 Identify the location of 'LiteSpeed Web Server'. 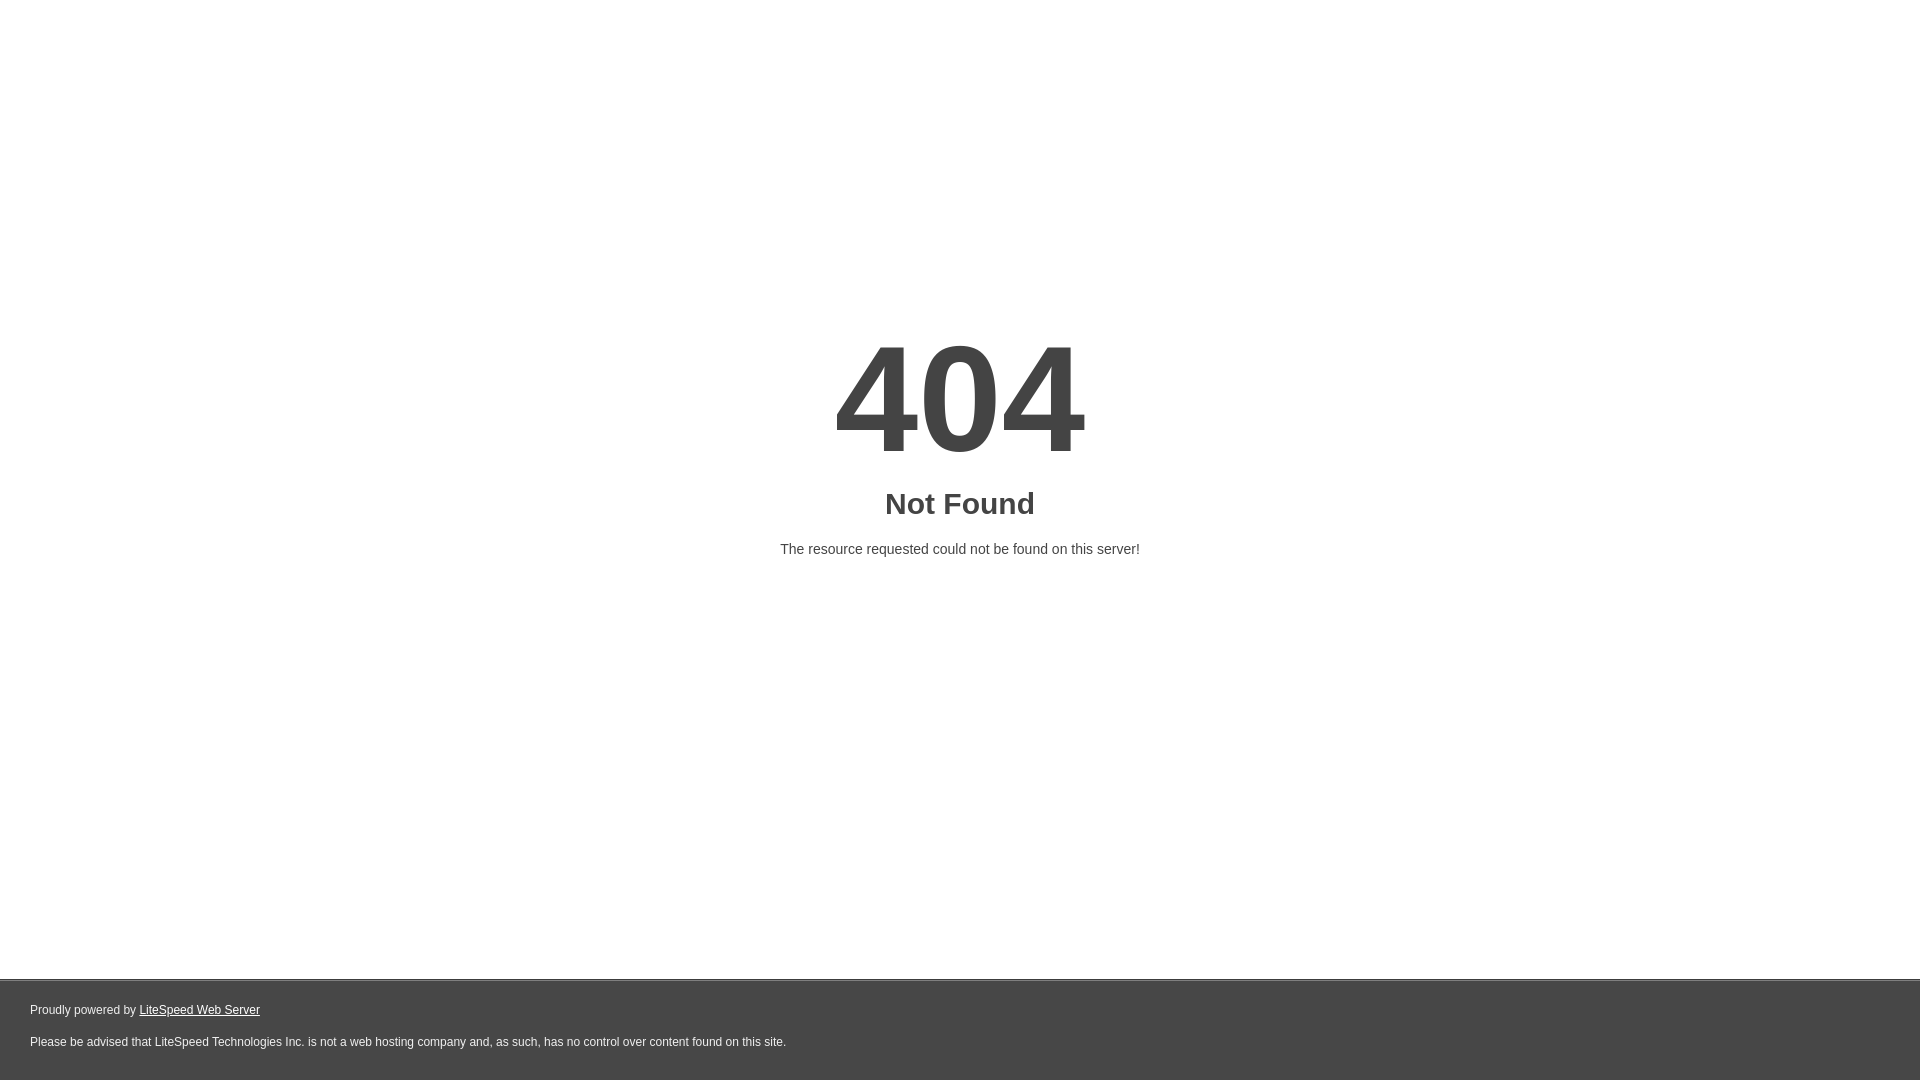
(199, 1010).